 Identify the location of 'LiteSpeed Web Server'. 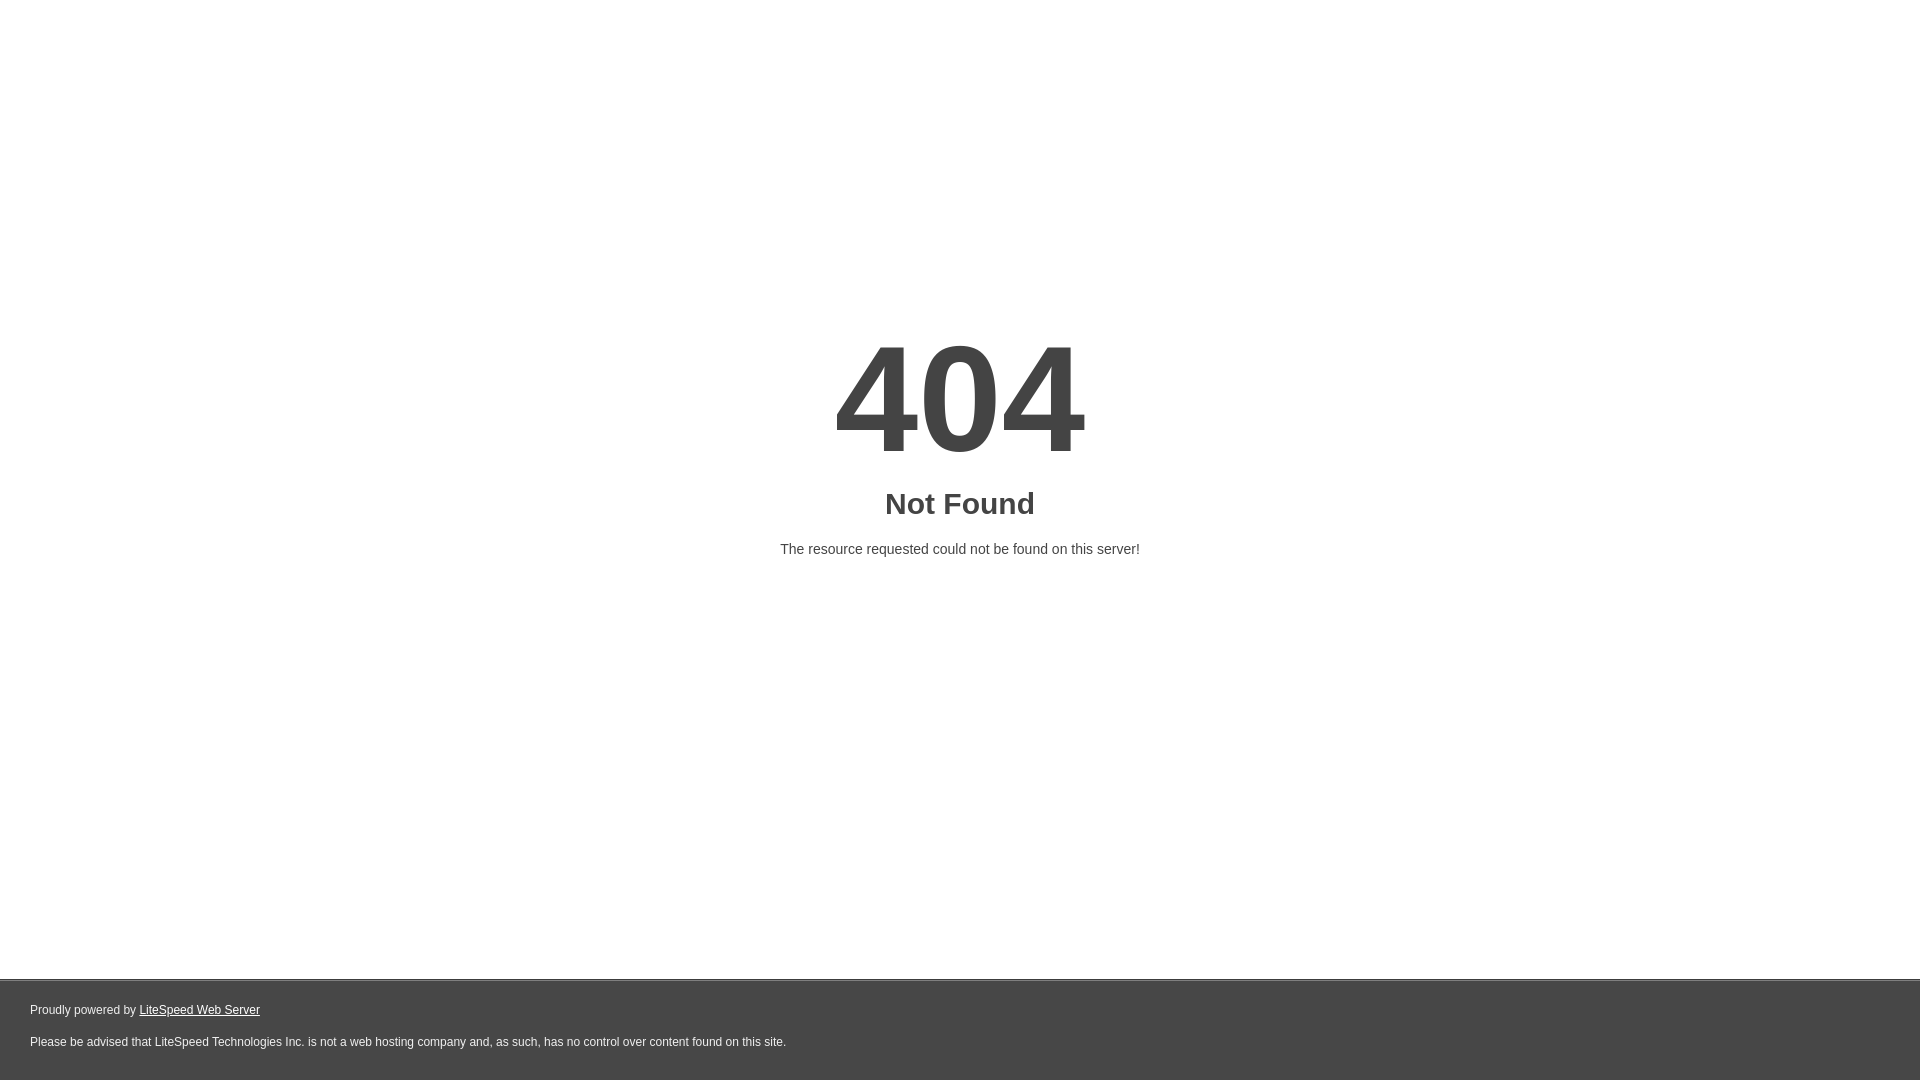
(199, 1010).